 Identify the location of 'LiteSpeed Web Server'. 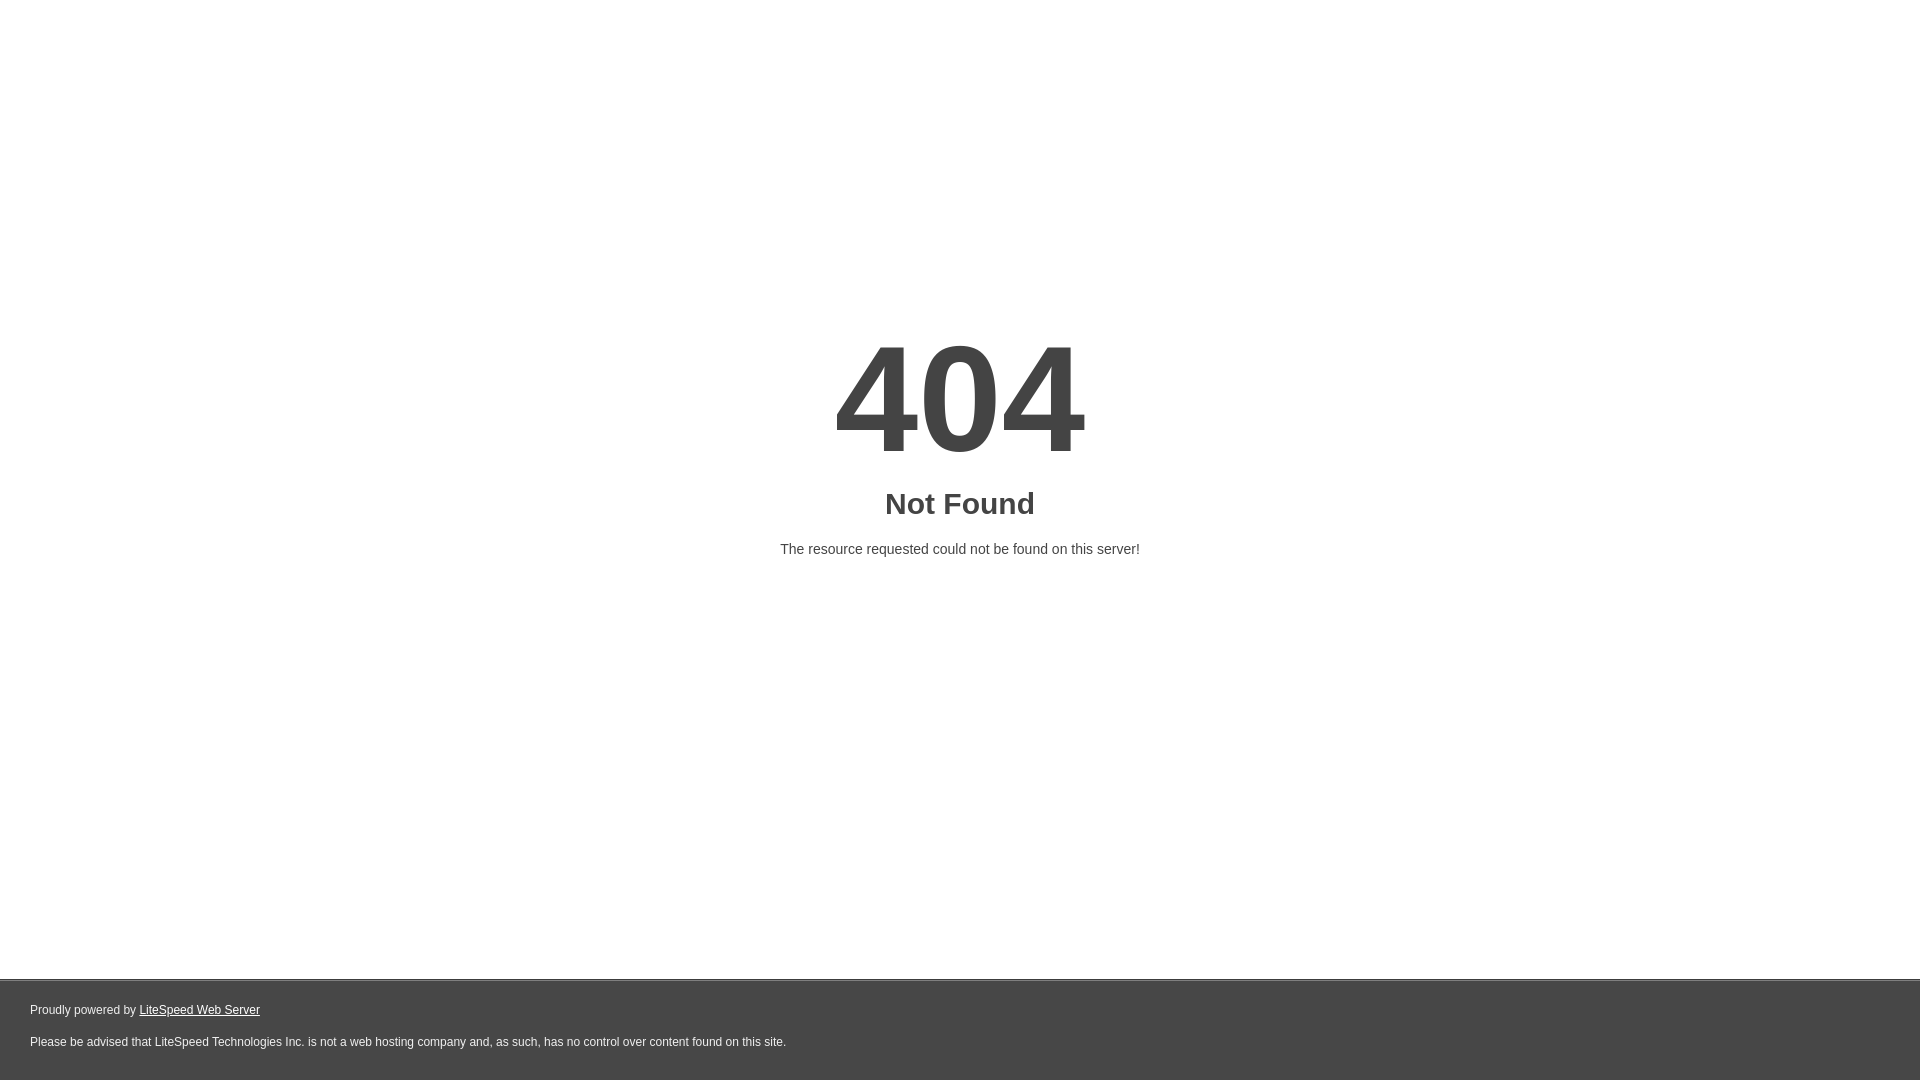
(199, 1010).